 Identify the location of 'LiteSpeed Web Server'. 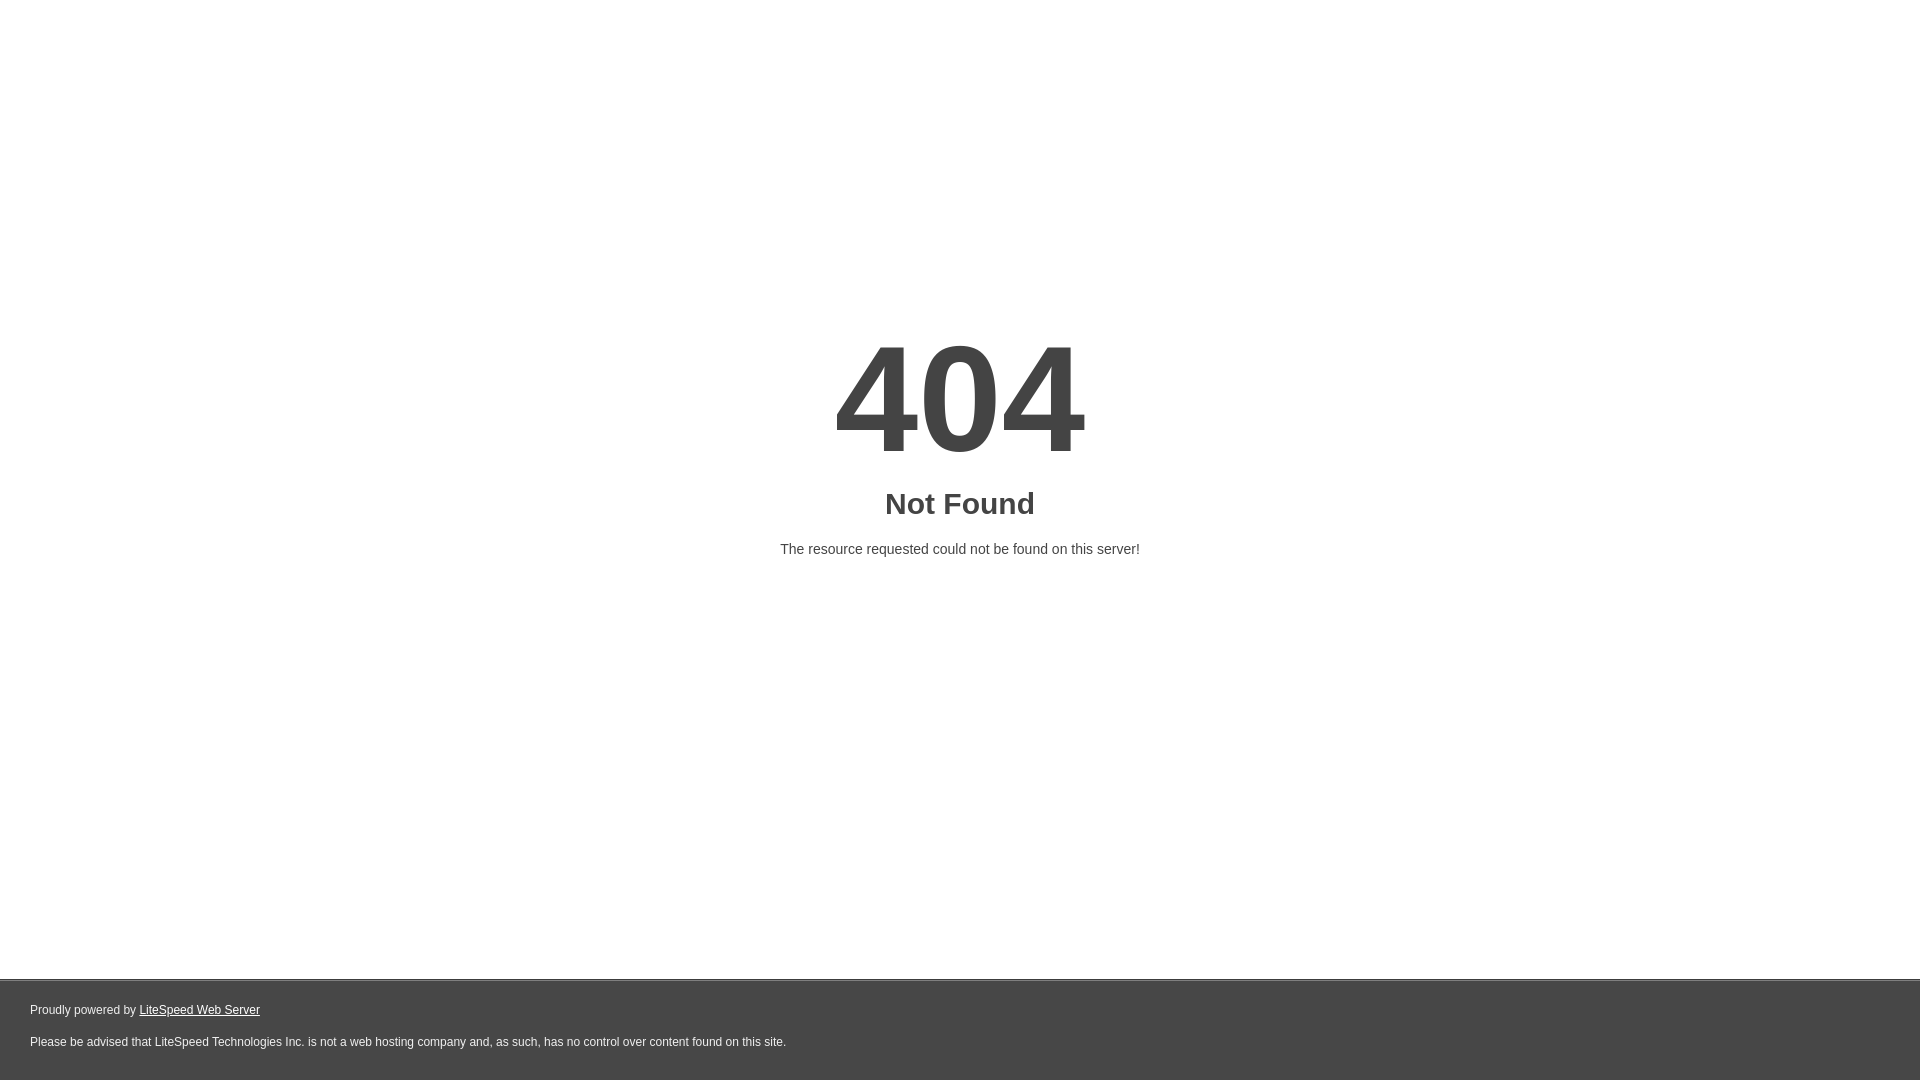
(199, 1010).